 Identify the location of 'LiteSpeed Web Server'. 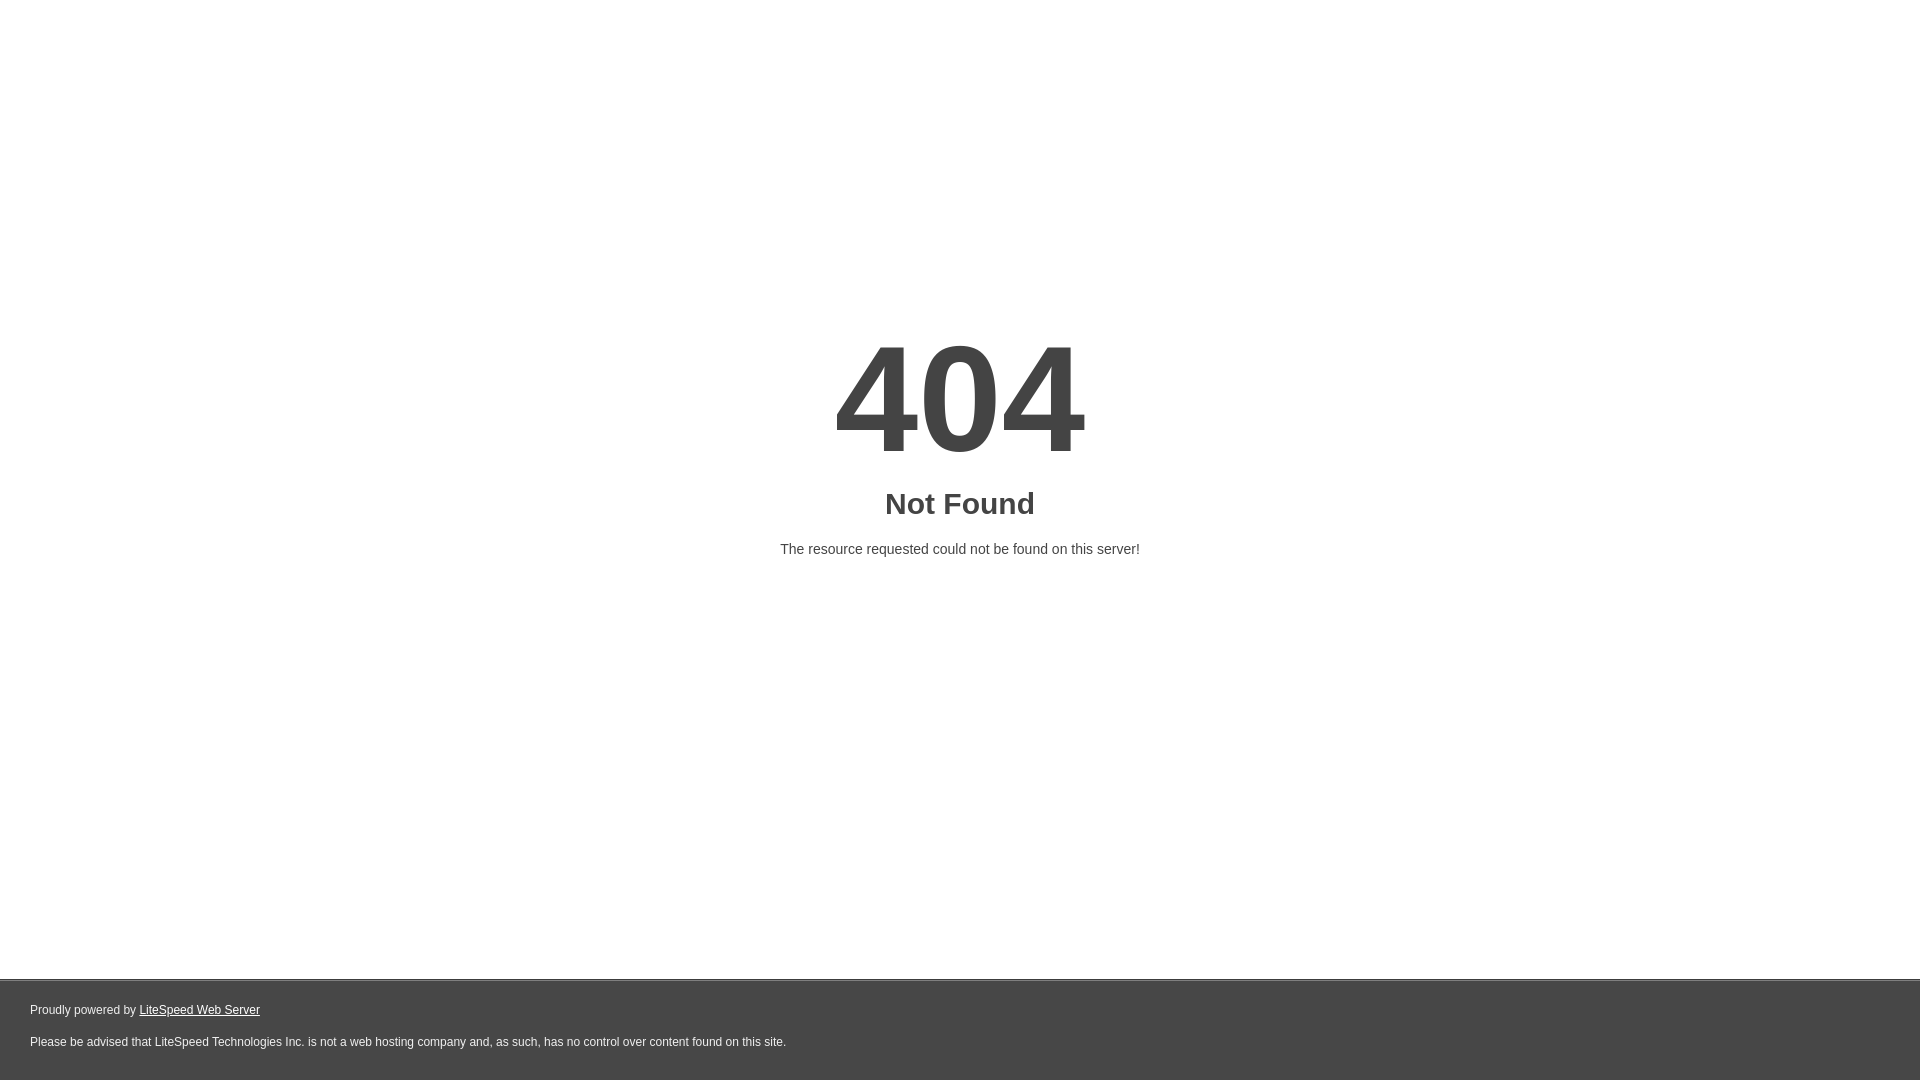
(199, 1010).